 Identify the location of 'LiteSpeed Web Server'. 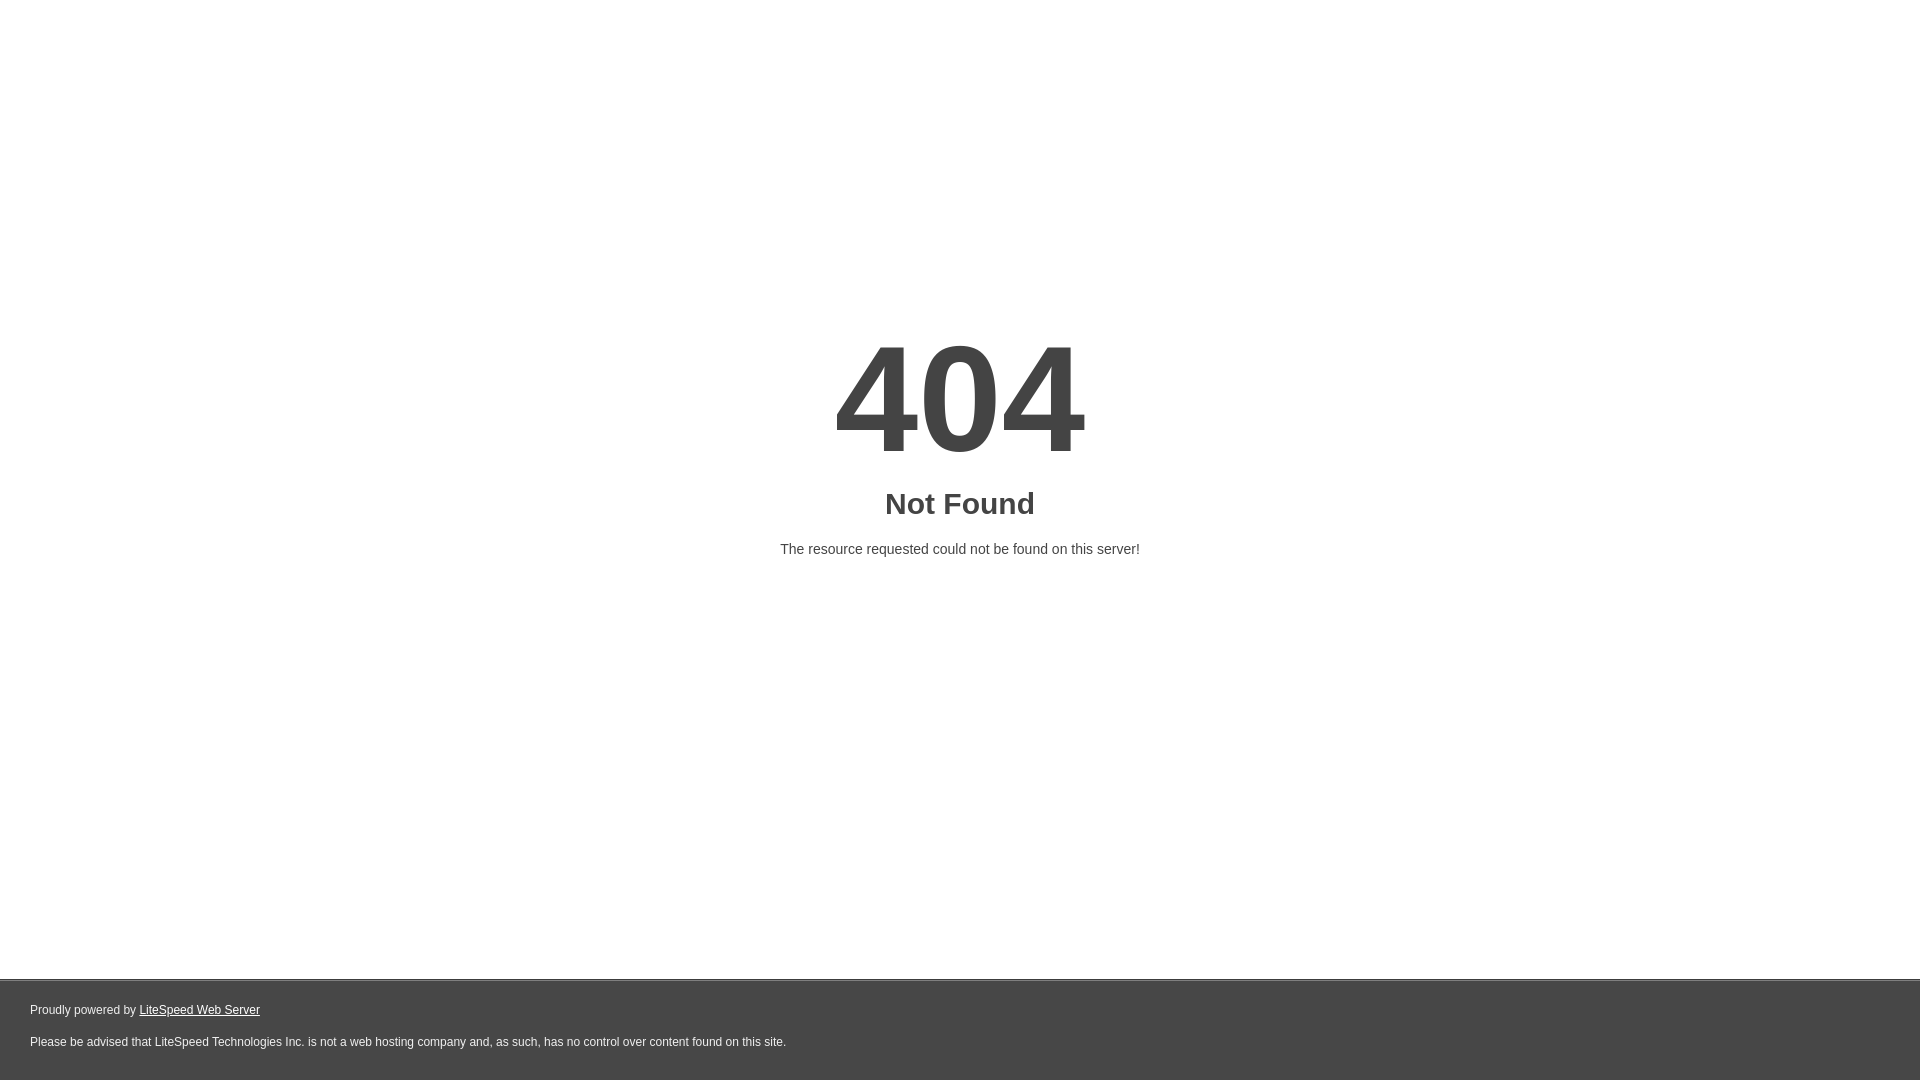
(199, 1010).